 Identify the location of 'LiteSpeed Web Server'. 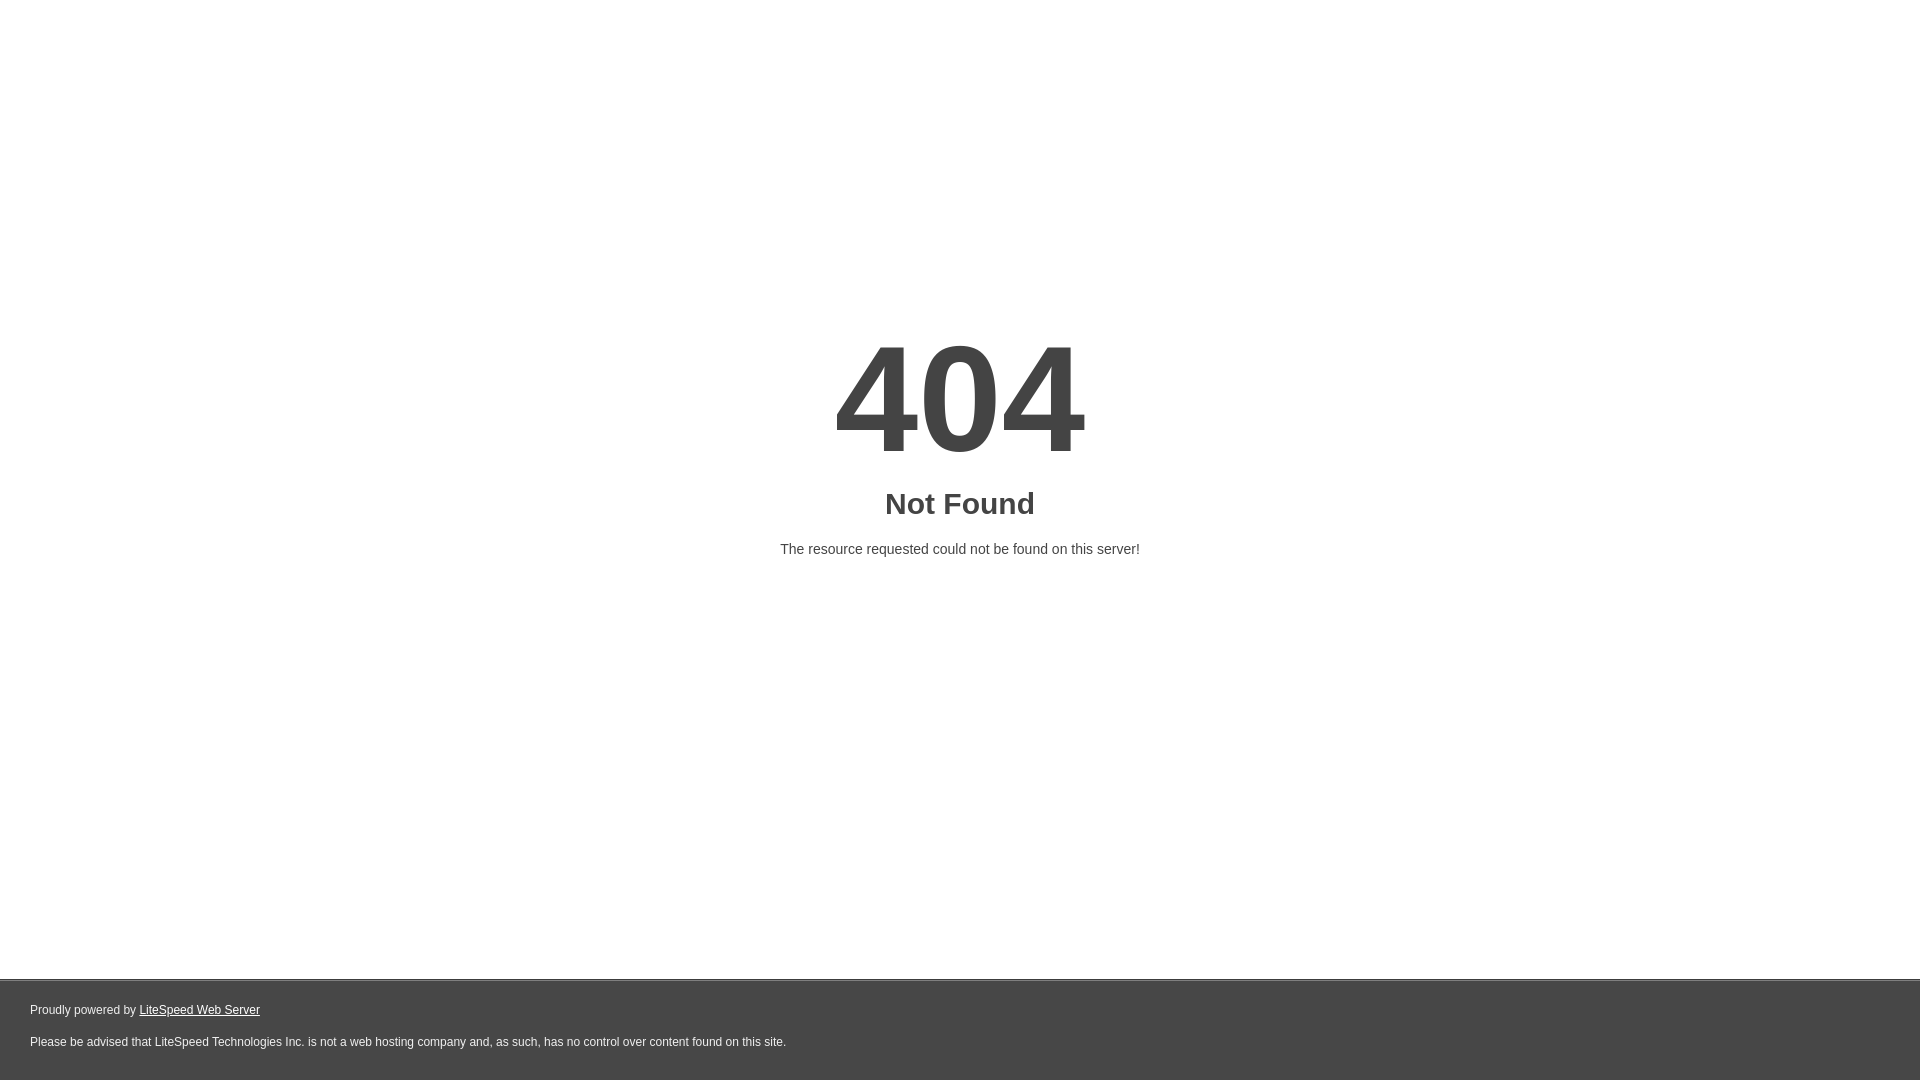
(199, 1010).